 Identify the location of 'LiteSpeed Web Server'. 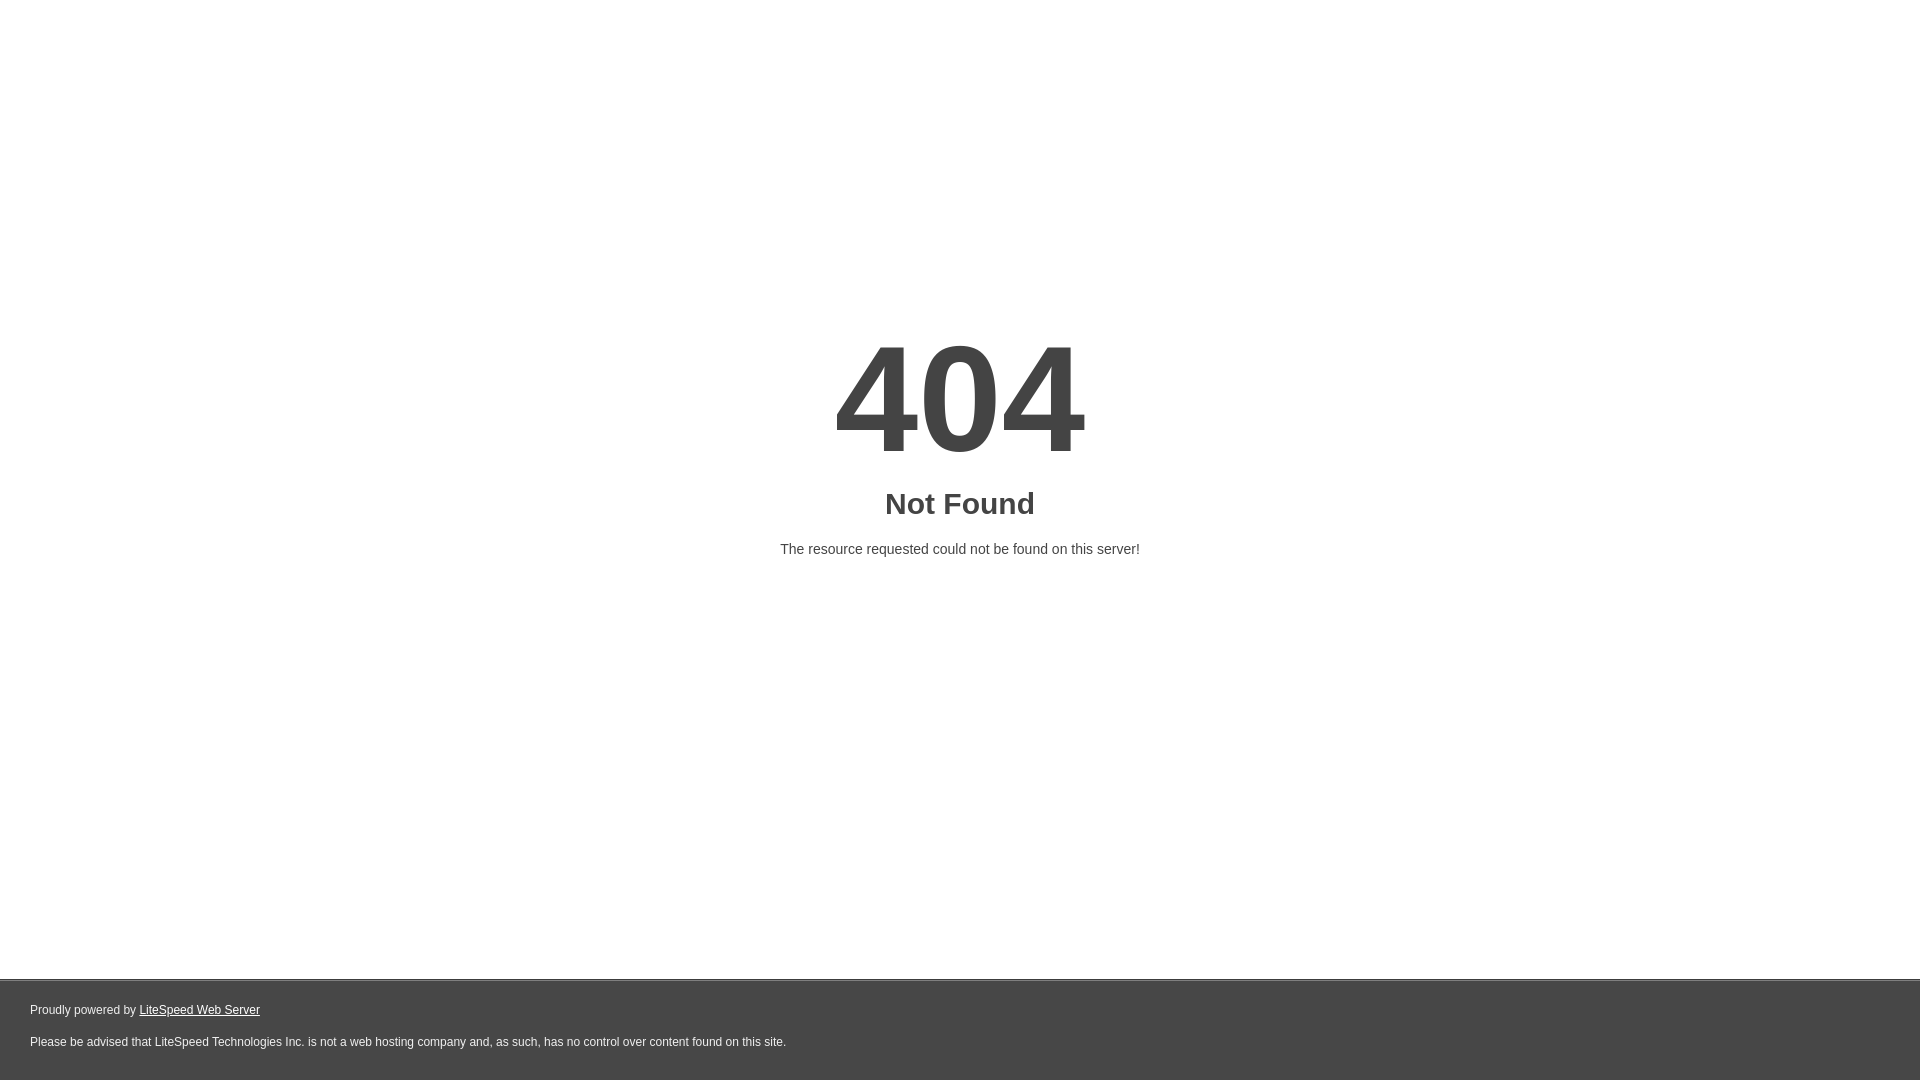
(199, 1010).